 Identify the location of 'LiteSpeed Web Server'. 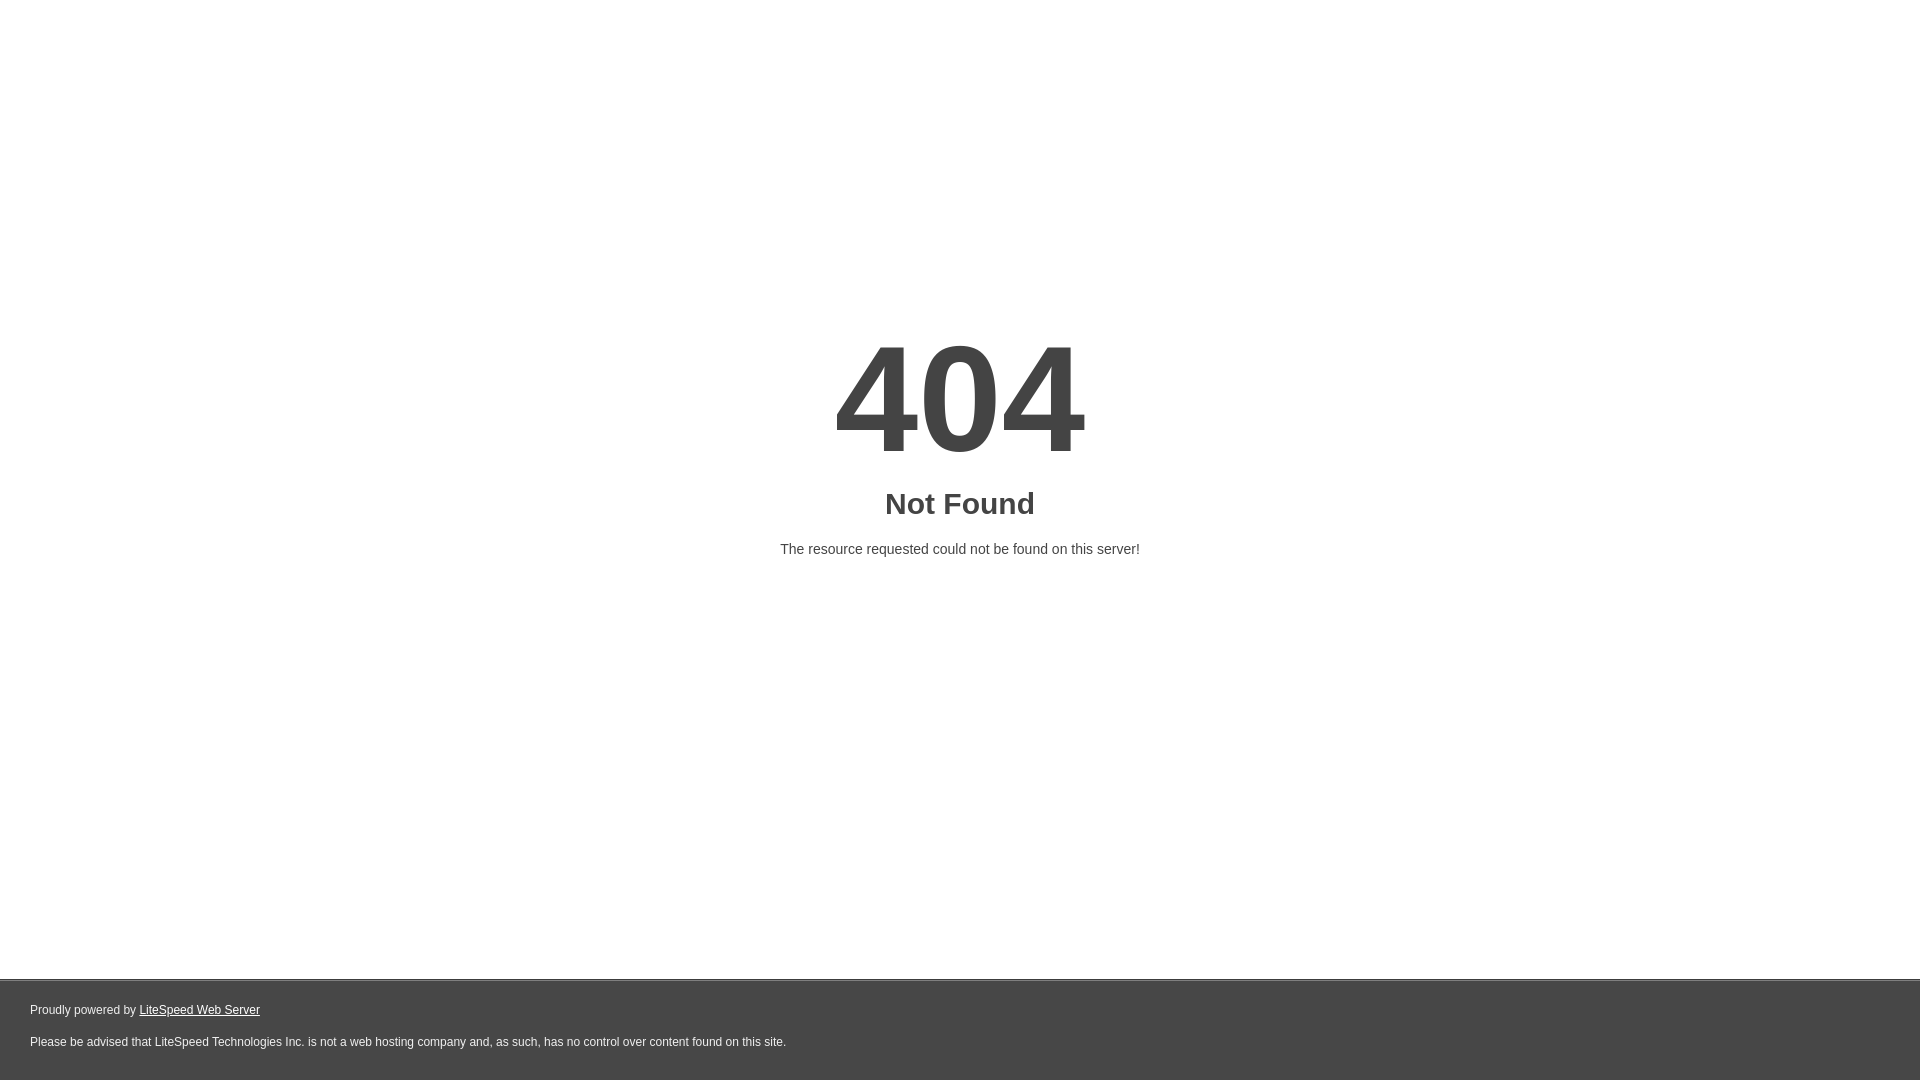
(199, 1010).